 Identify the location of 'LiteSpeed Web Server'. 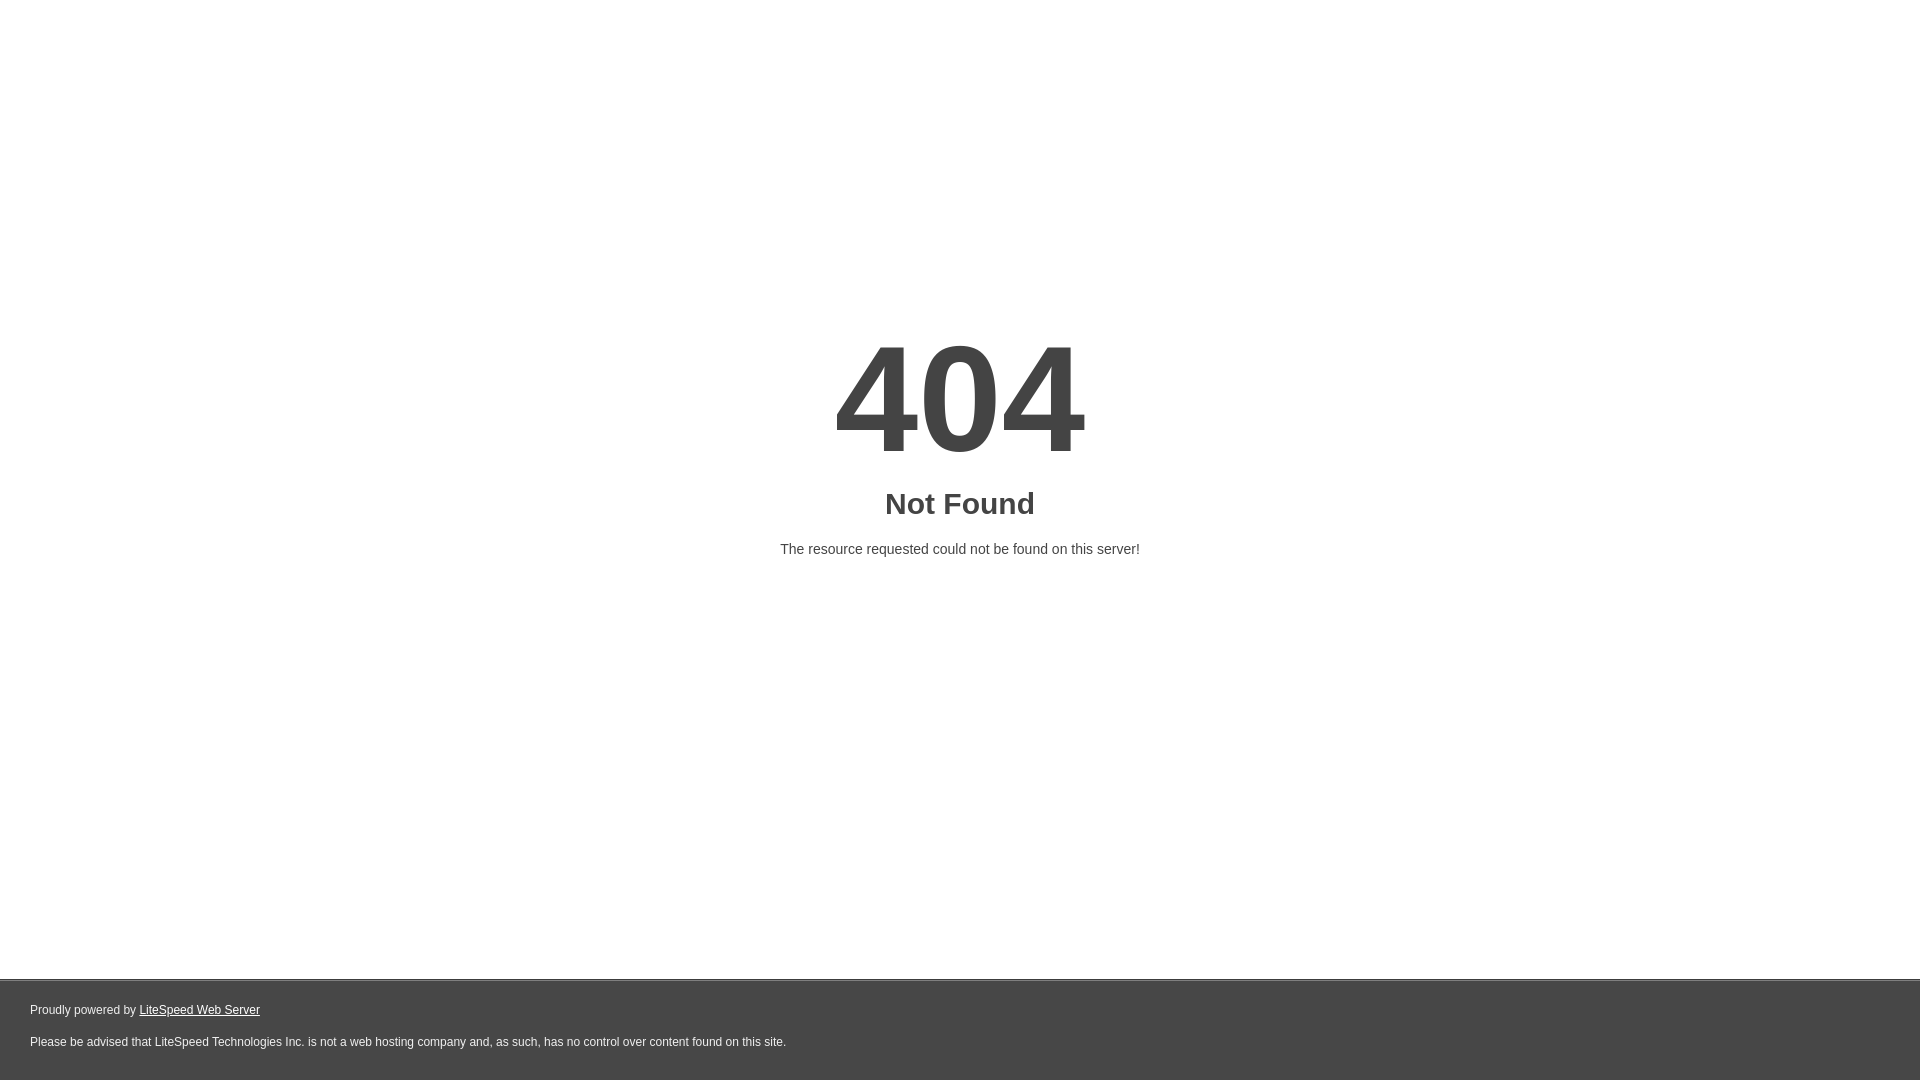
(199, 1010).